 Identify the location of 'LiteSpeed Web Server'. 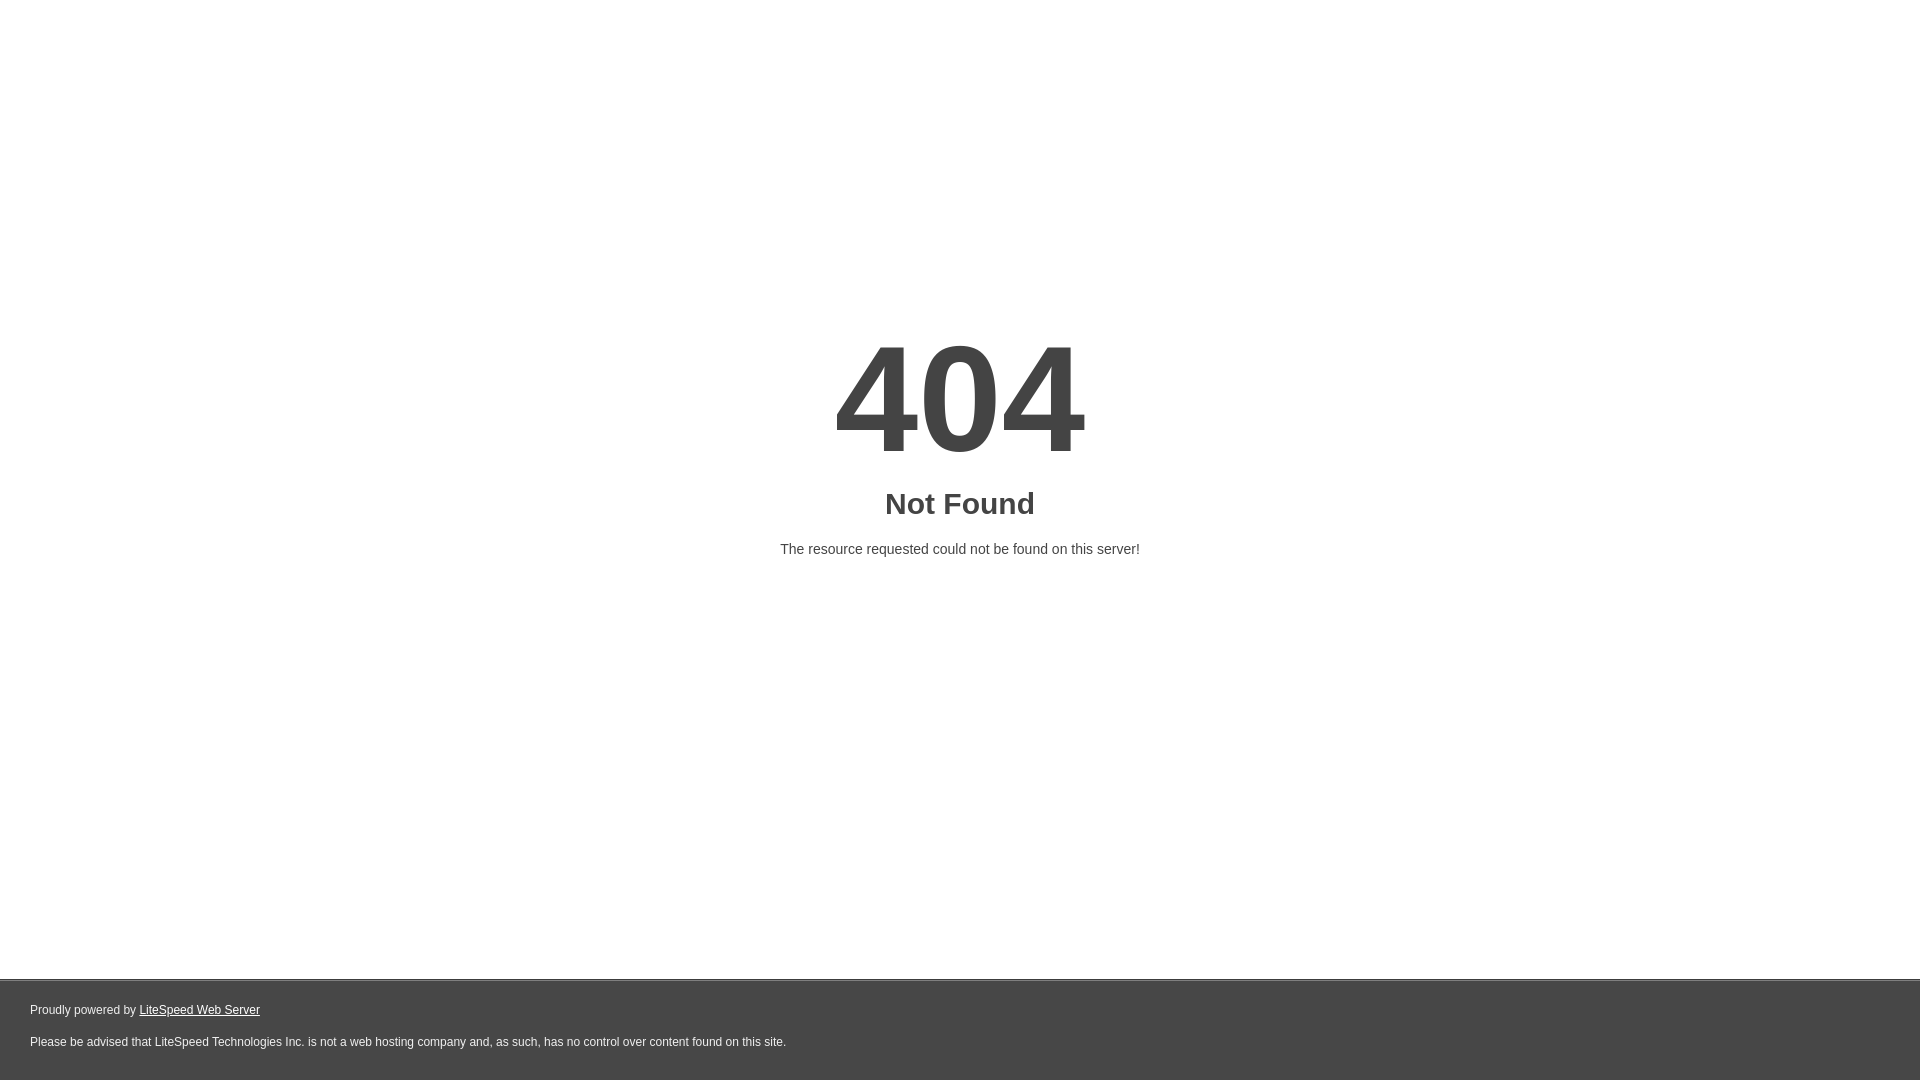
(199, 1010).